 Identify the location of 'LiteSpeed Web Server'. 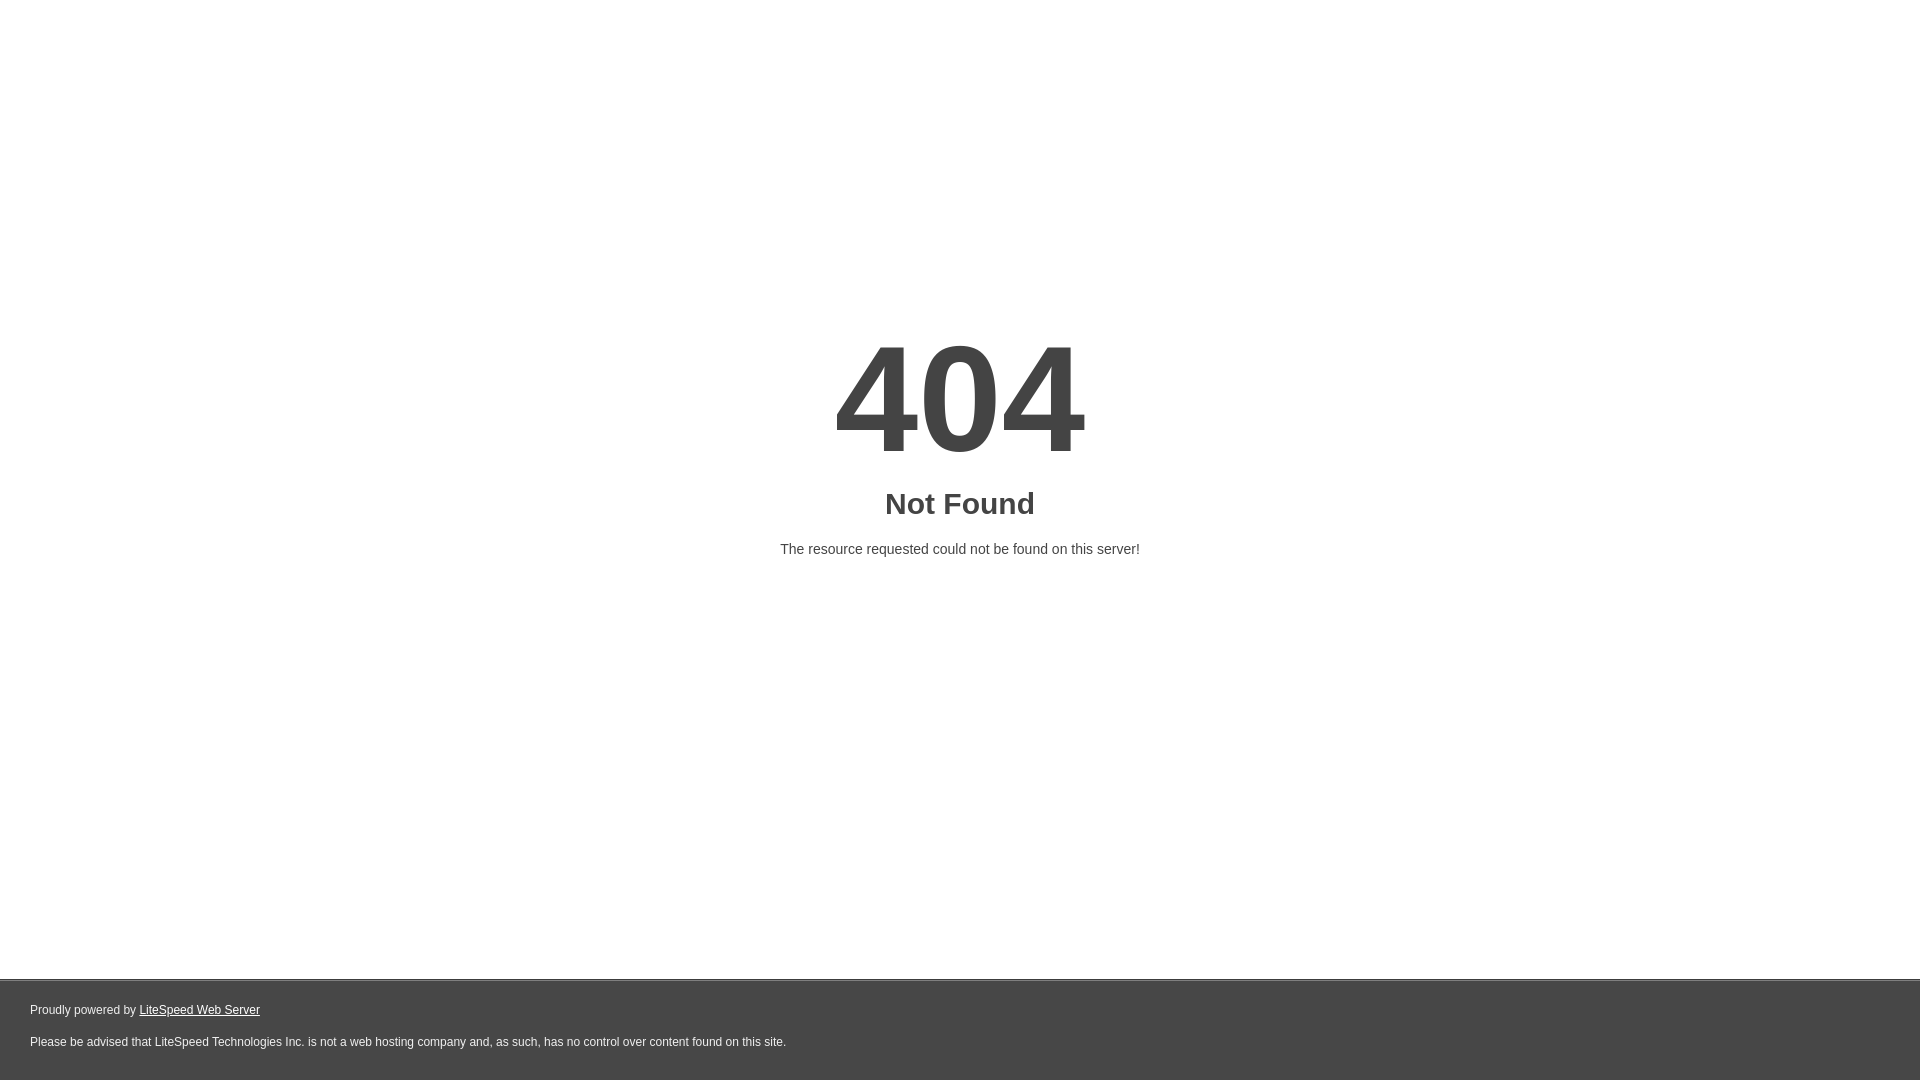
(199, 1010).